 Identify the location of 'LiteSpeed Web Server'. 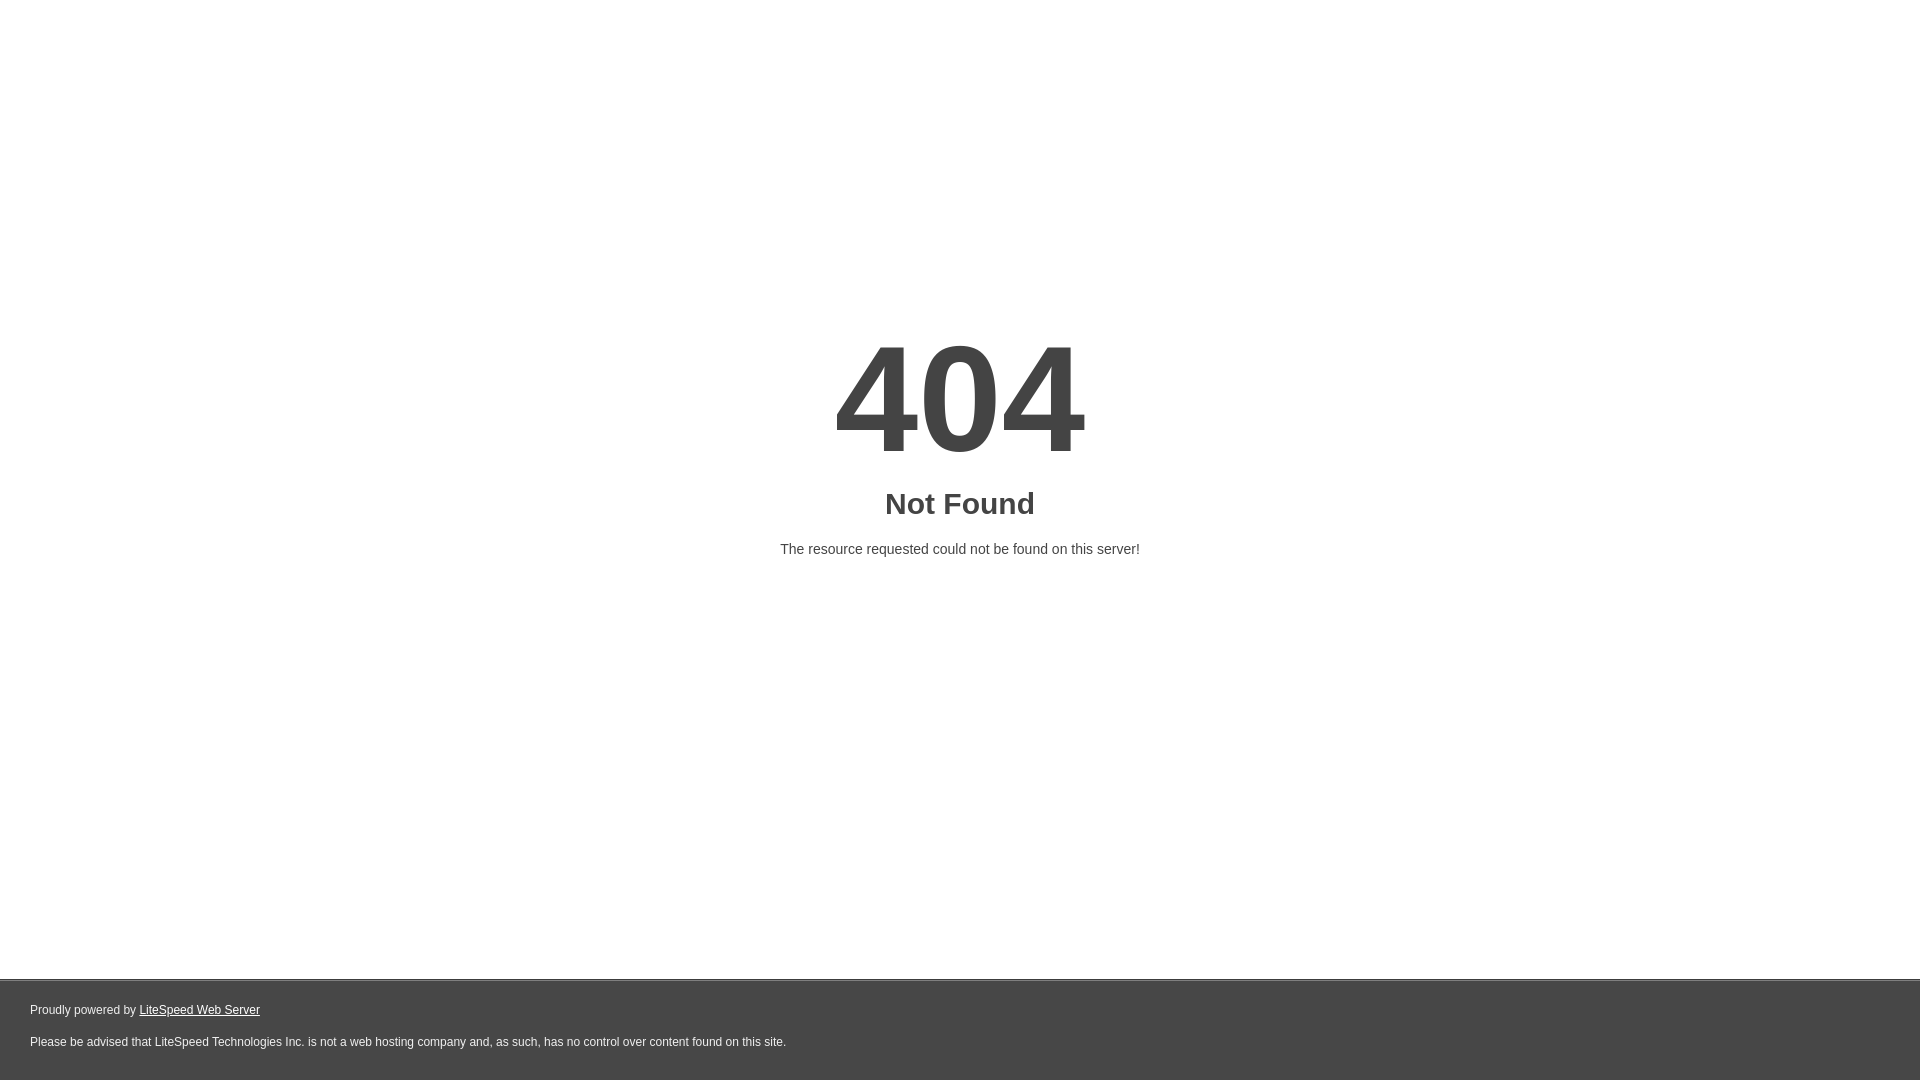
(199, 1010).